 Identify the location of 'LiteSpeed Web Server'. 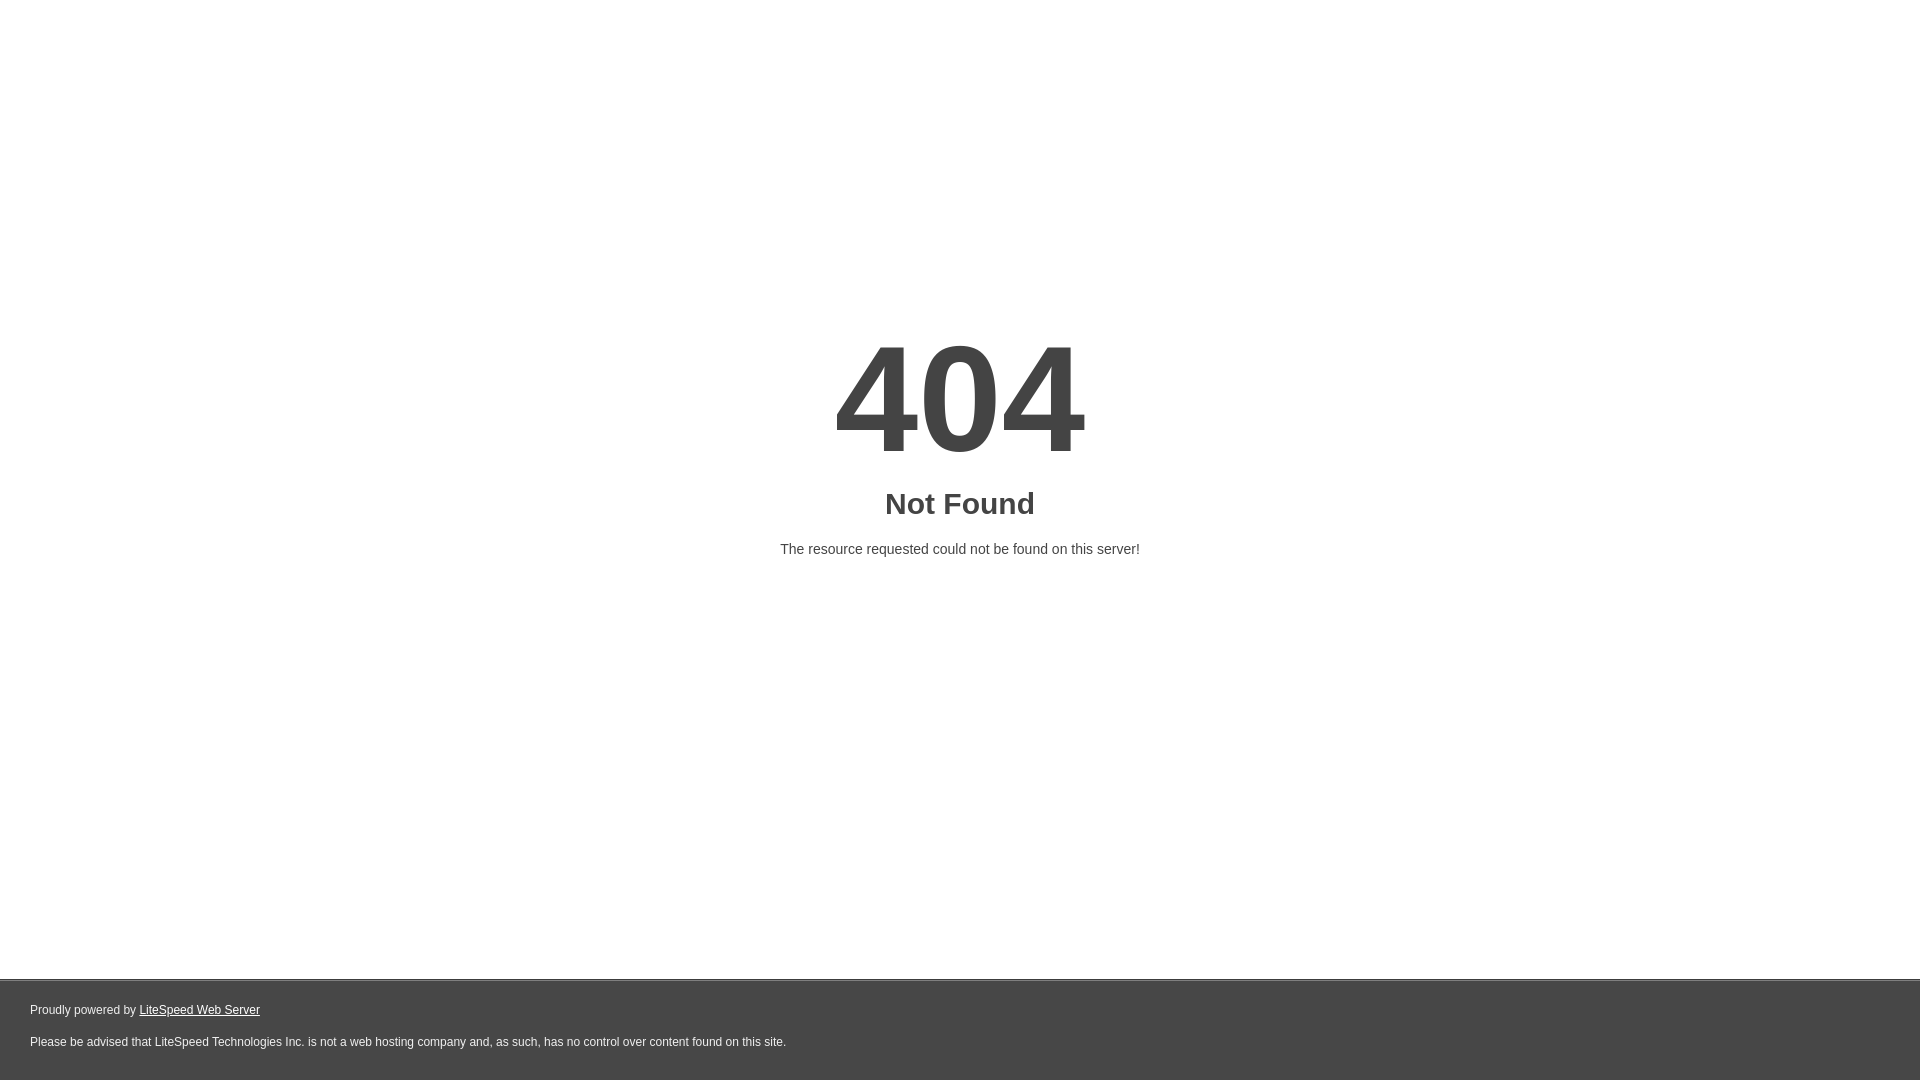
(199, 1010).